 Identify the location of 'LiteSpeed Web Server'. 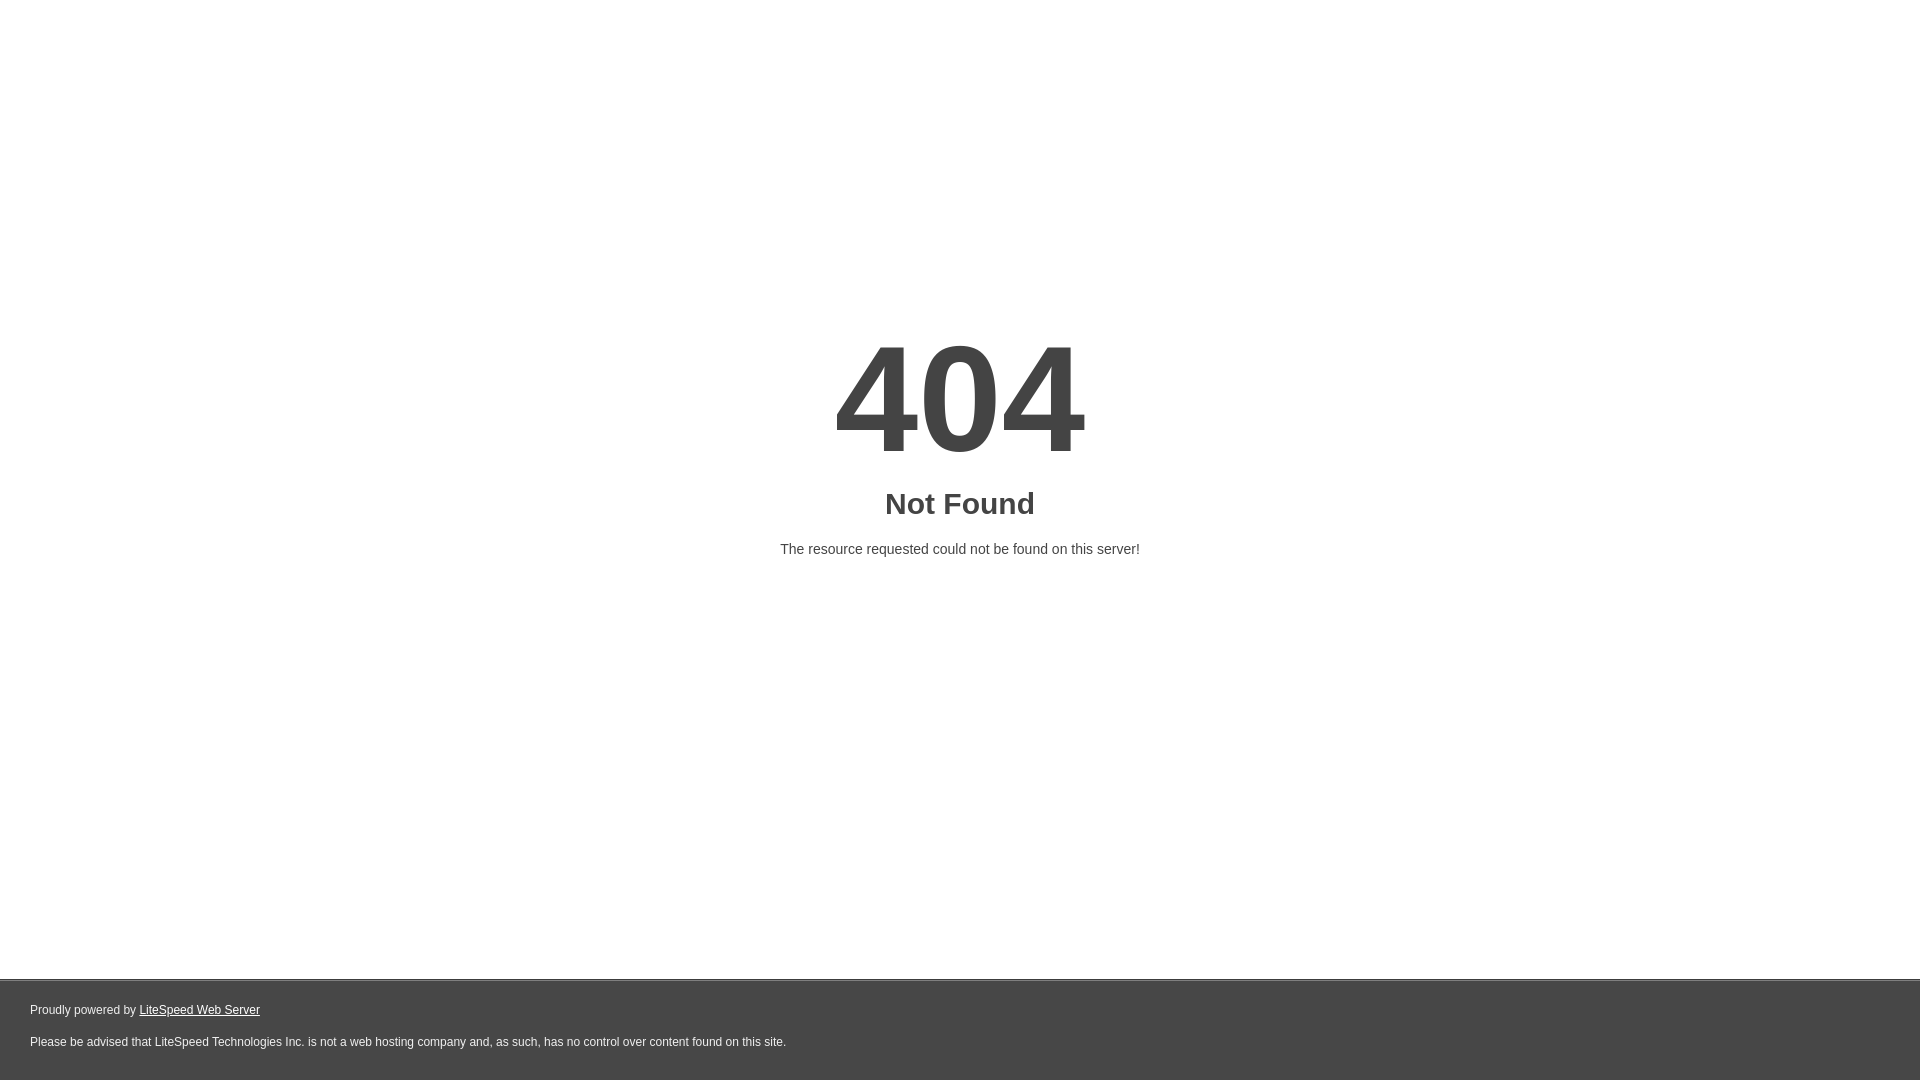
(199, 1010).